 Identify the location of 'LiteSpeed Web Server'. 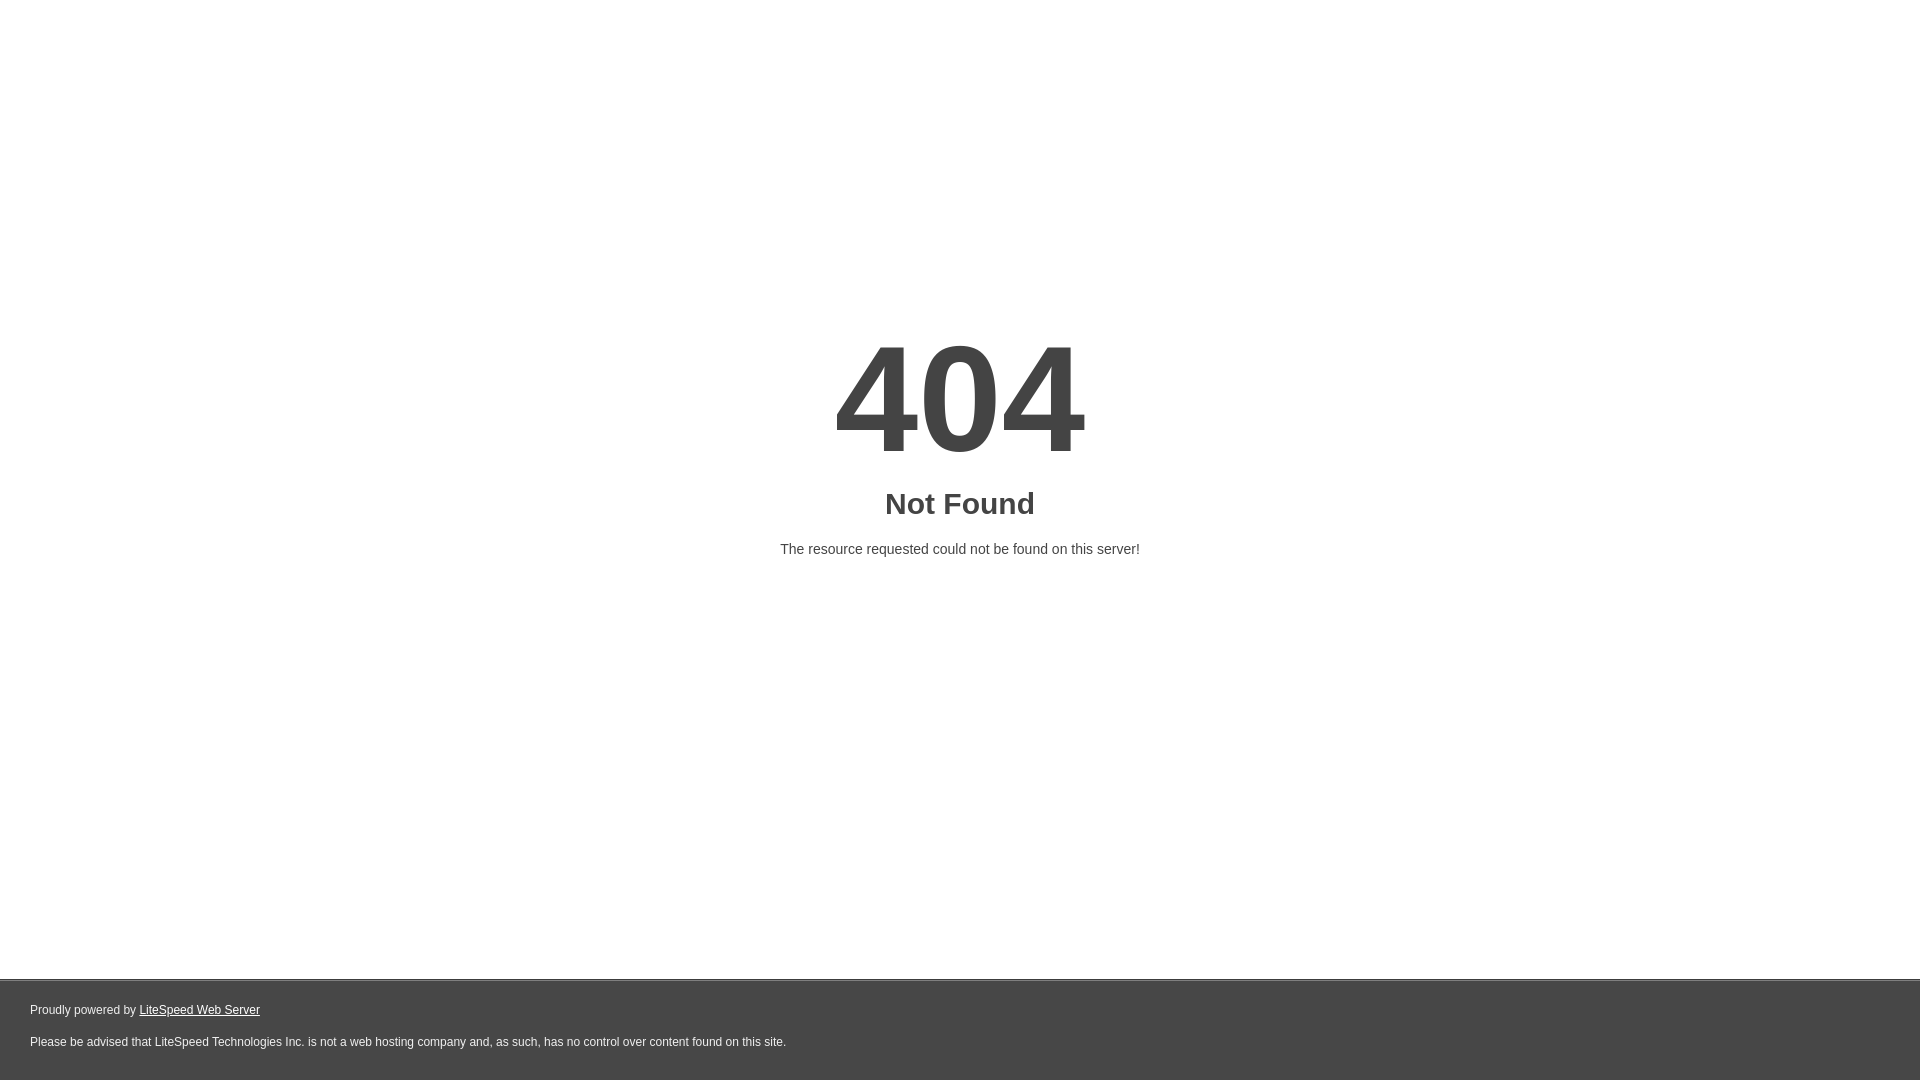
(199, 1010).